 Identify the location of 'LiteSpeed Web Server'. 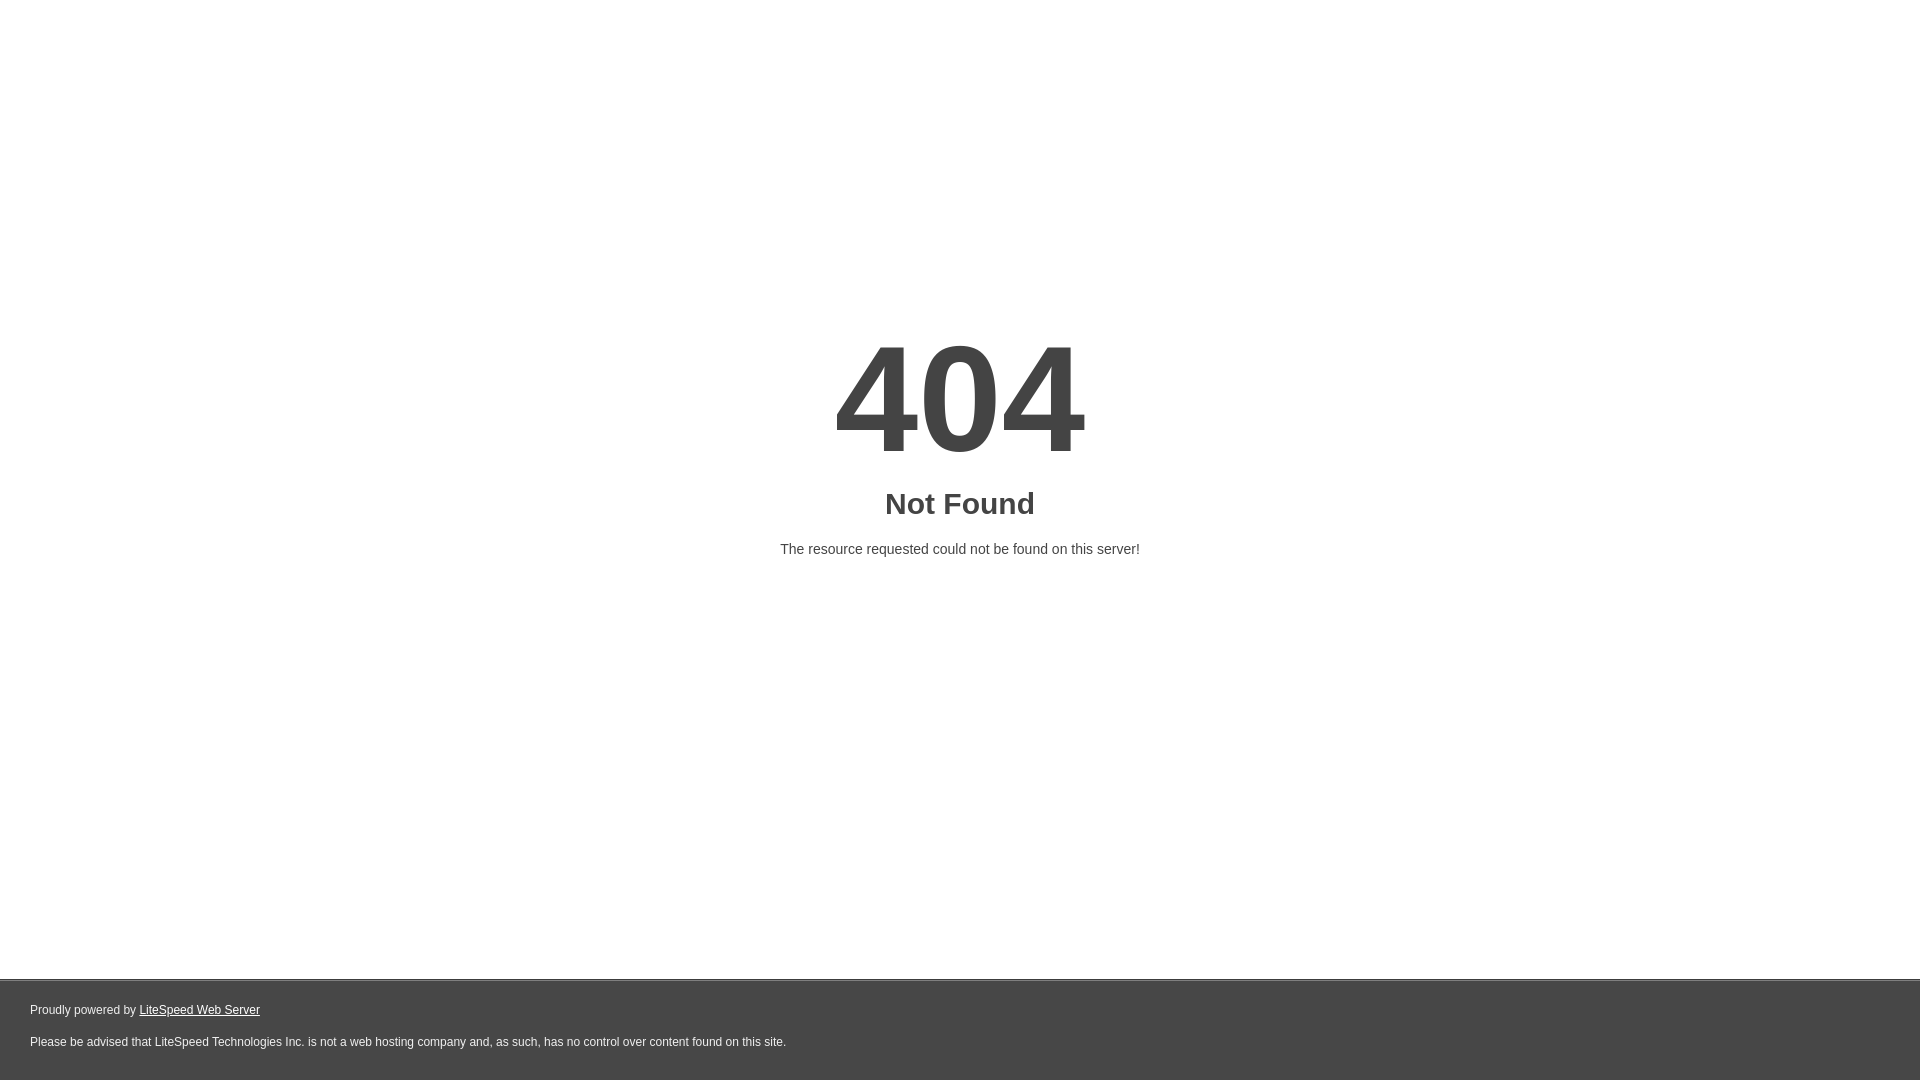
(199, 1010).